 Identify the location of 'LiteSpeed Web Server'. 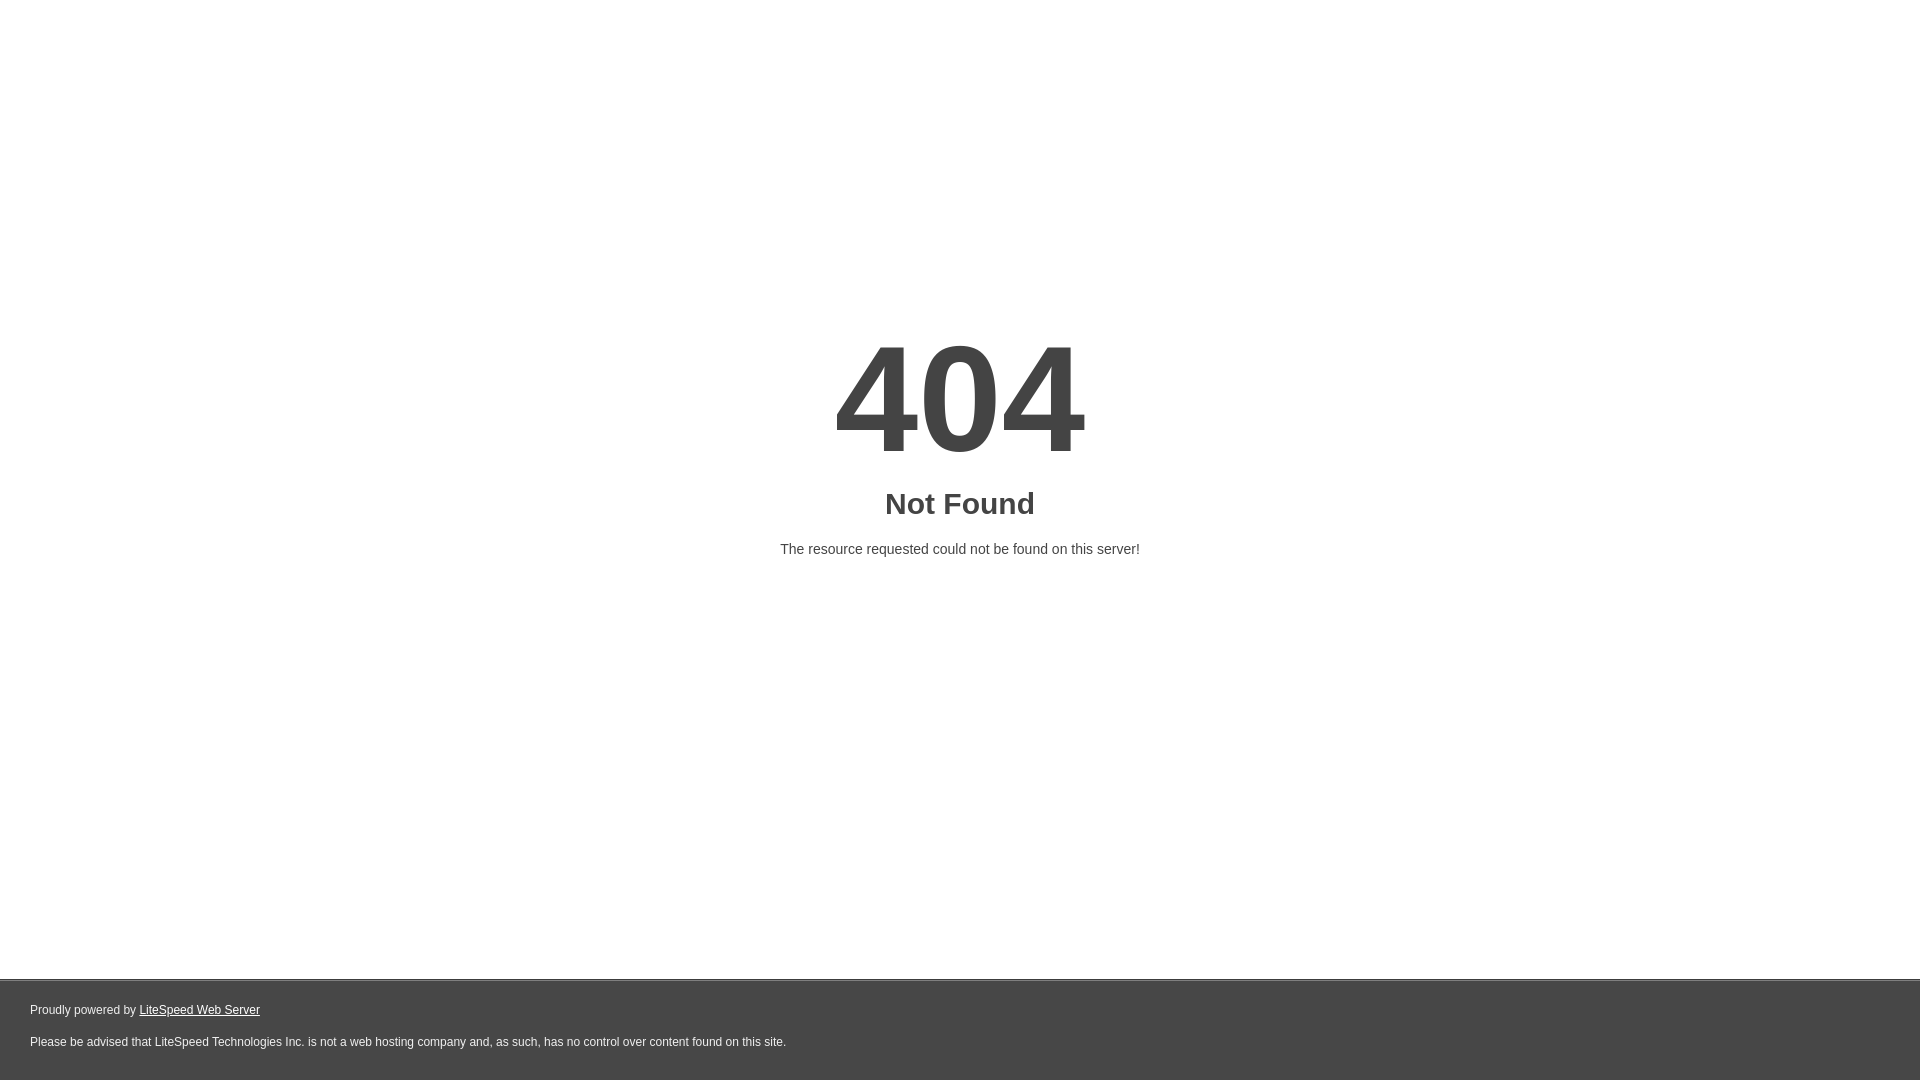
(199, 1010).